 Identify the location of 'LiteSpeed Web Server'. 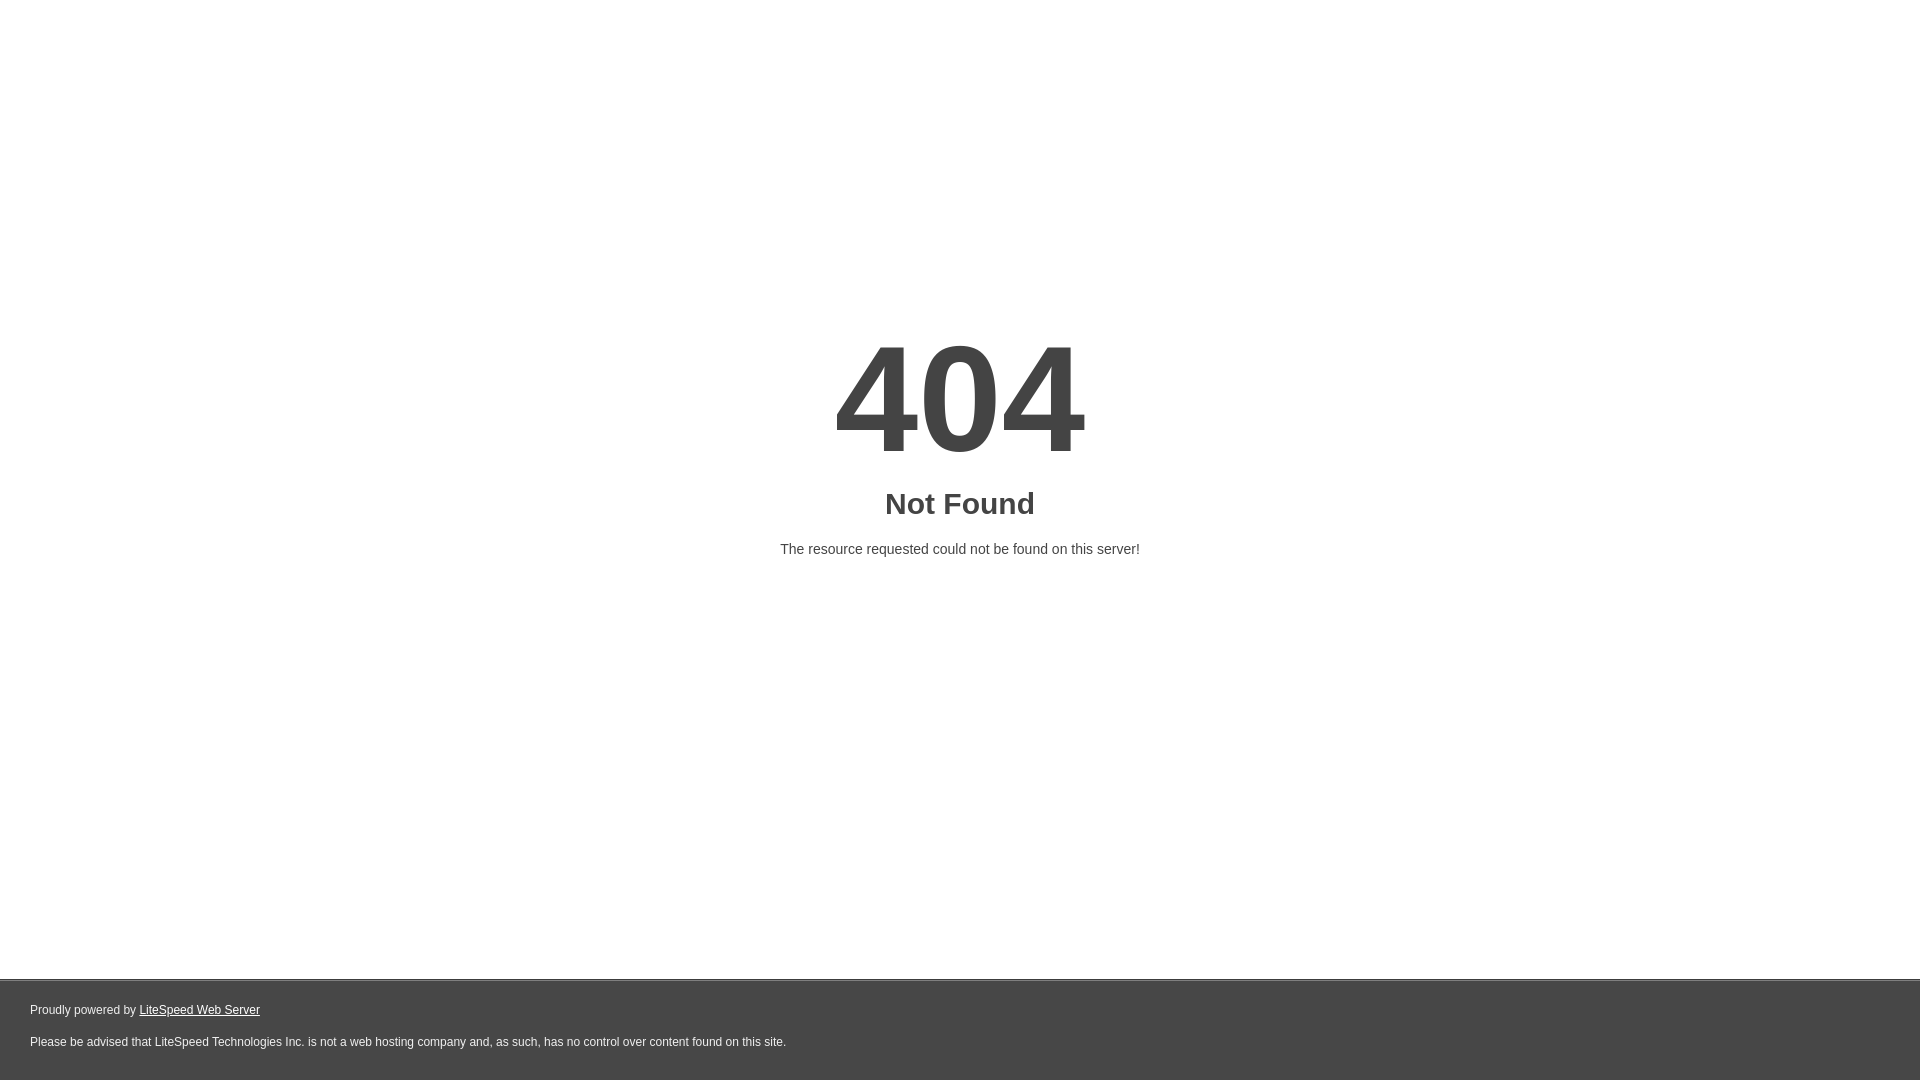
(199, 1010).